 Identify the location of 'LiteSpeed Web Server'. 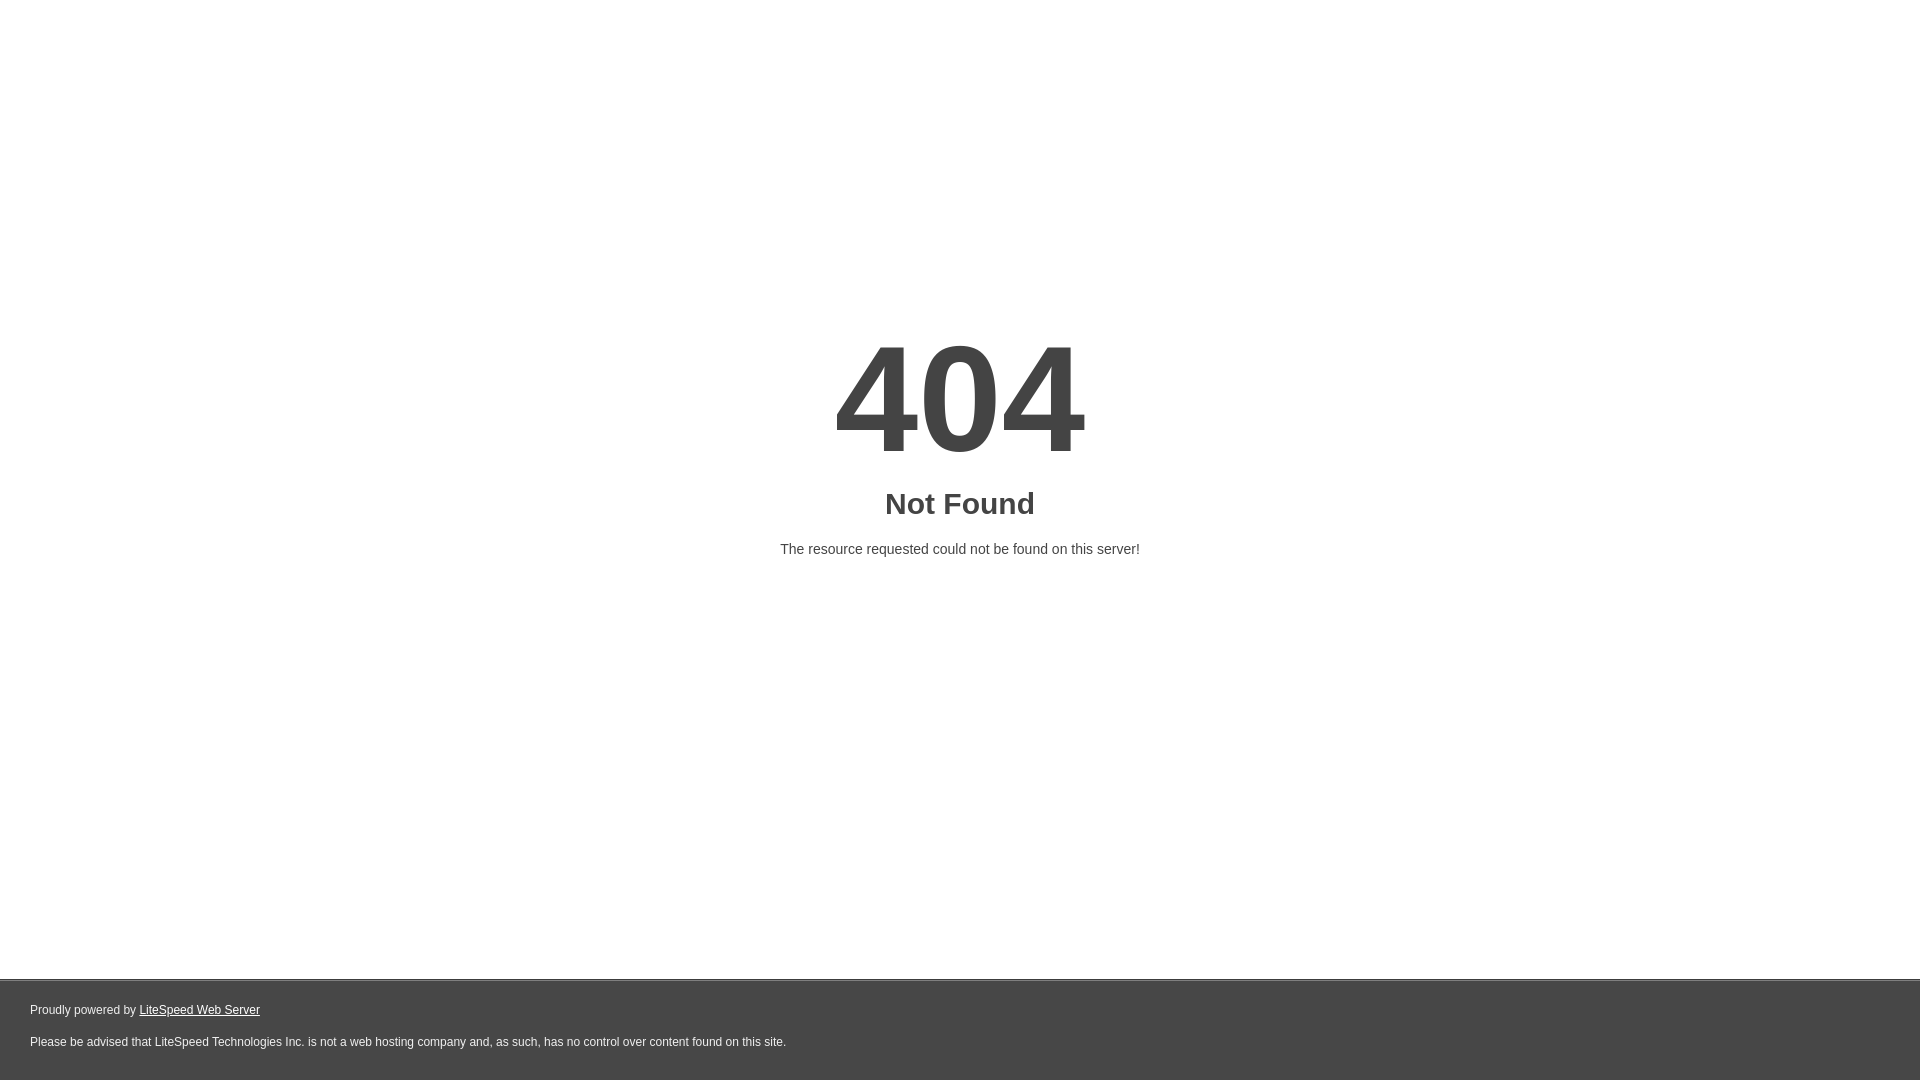
(199, 1010).